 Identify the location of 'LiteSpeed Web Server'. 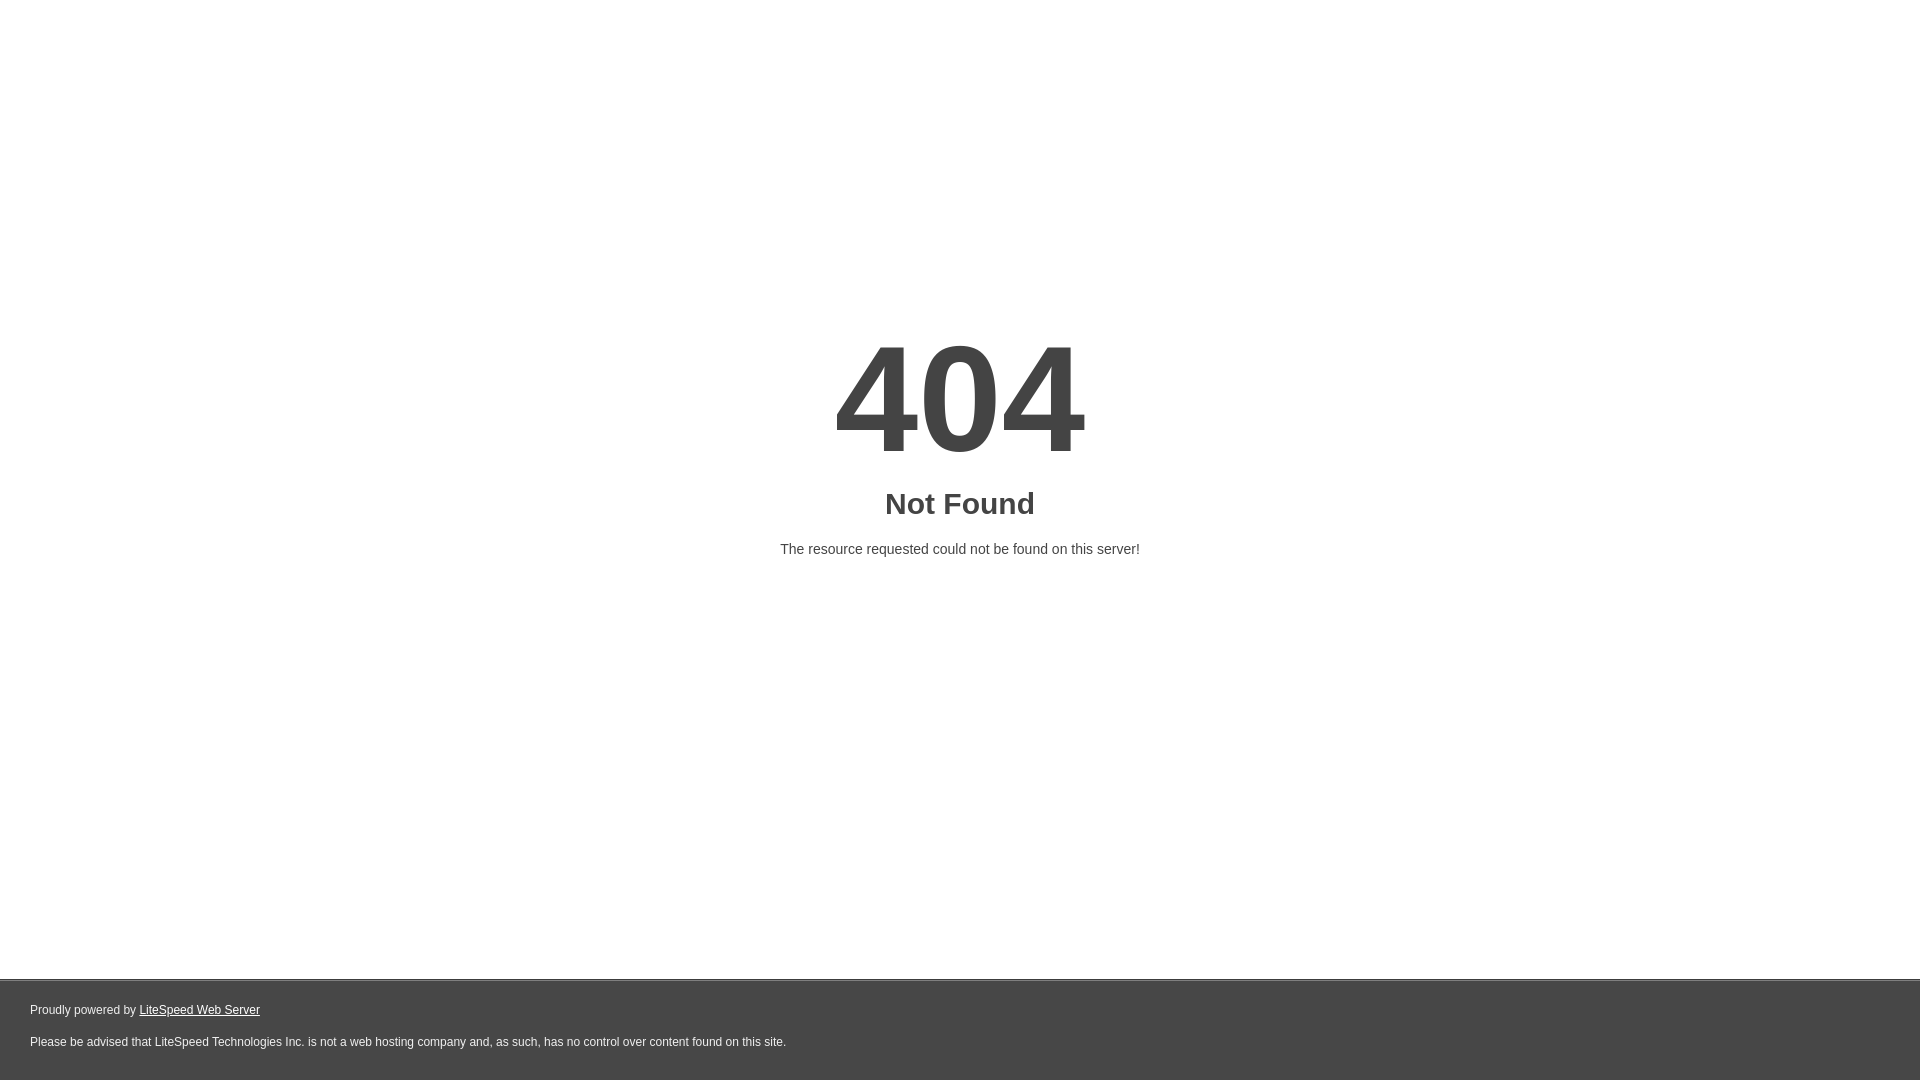
(199, 1010).